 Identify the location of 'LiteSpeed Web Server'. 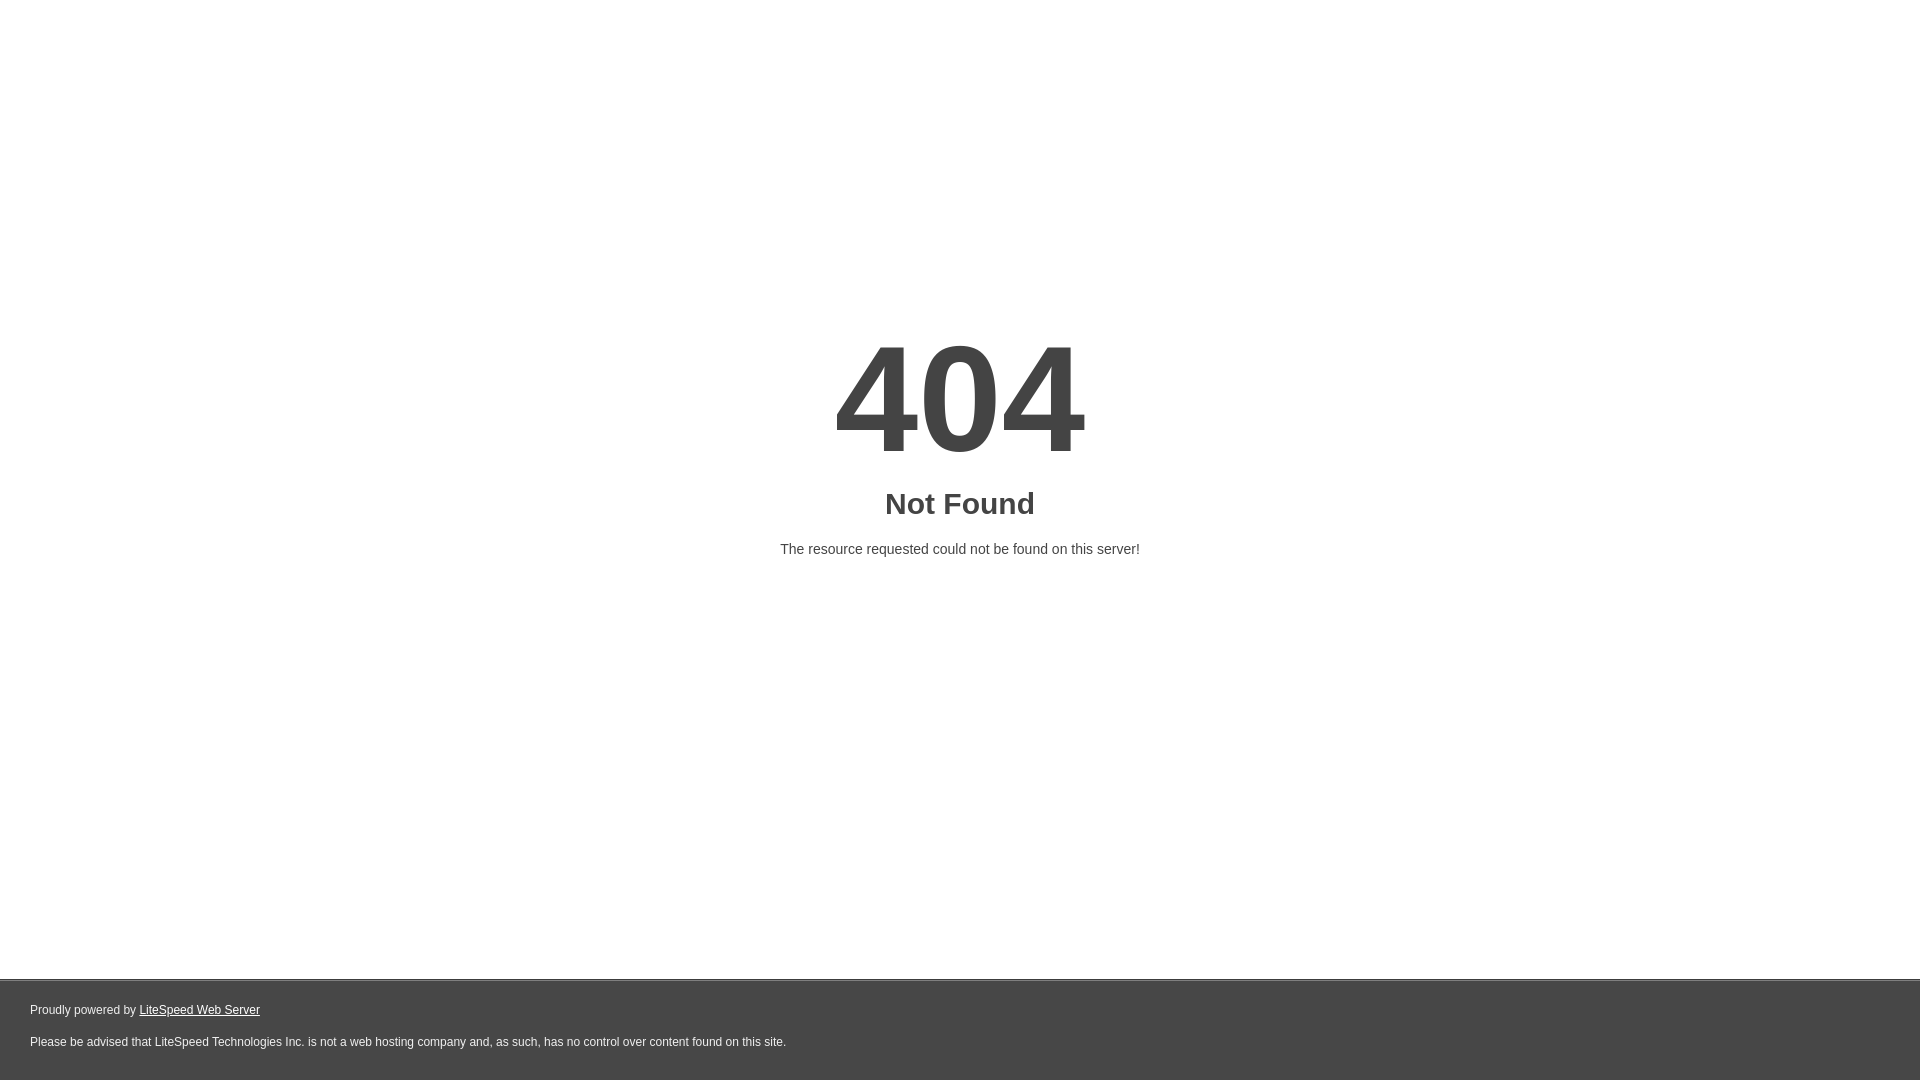
(199, 1010).